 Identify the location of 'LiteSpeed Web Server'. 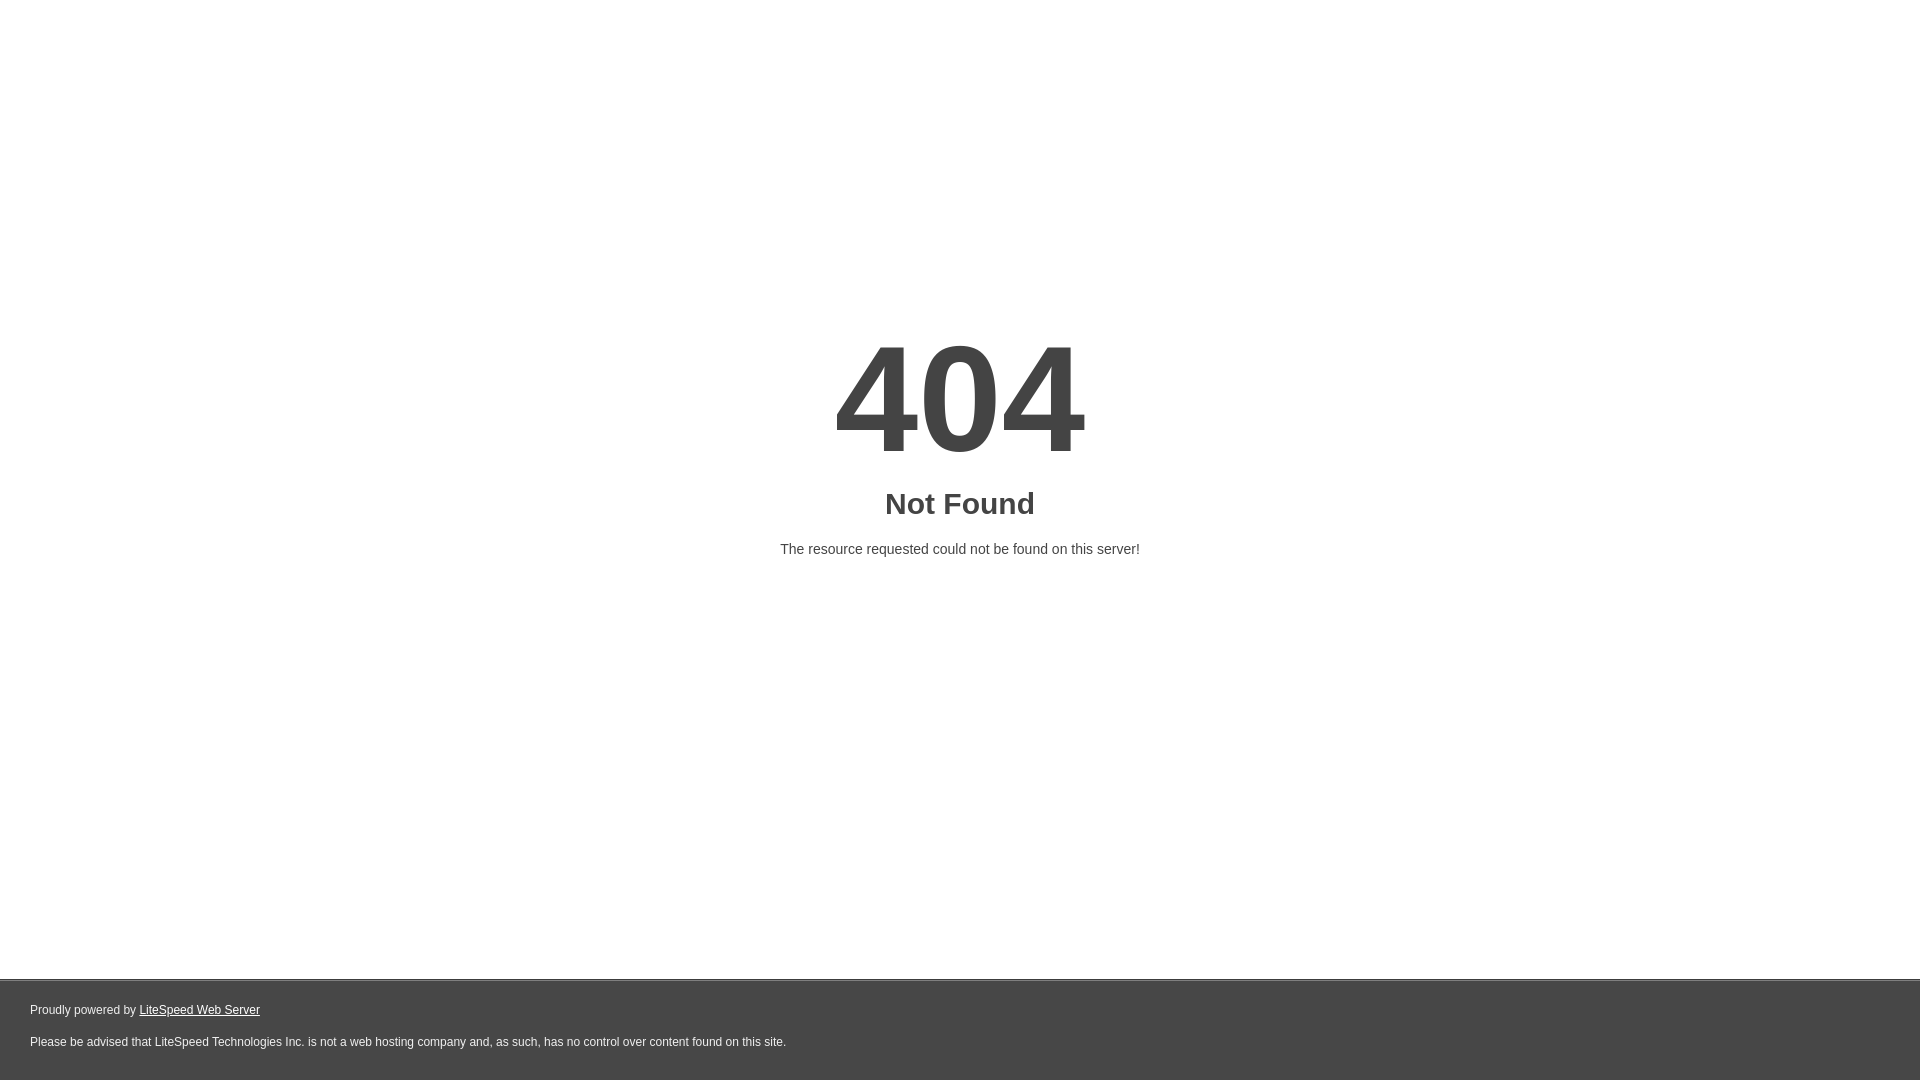
(199, 1010).